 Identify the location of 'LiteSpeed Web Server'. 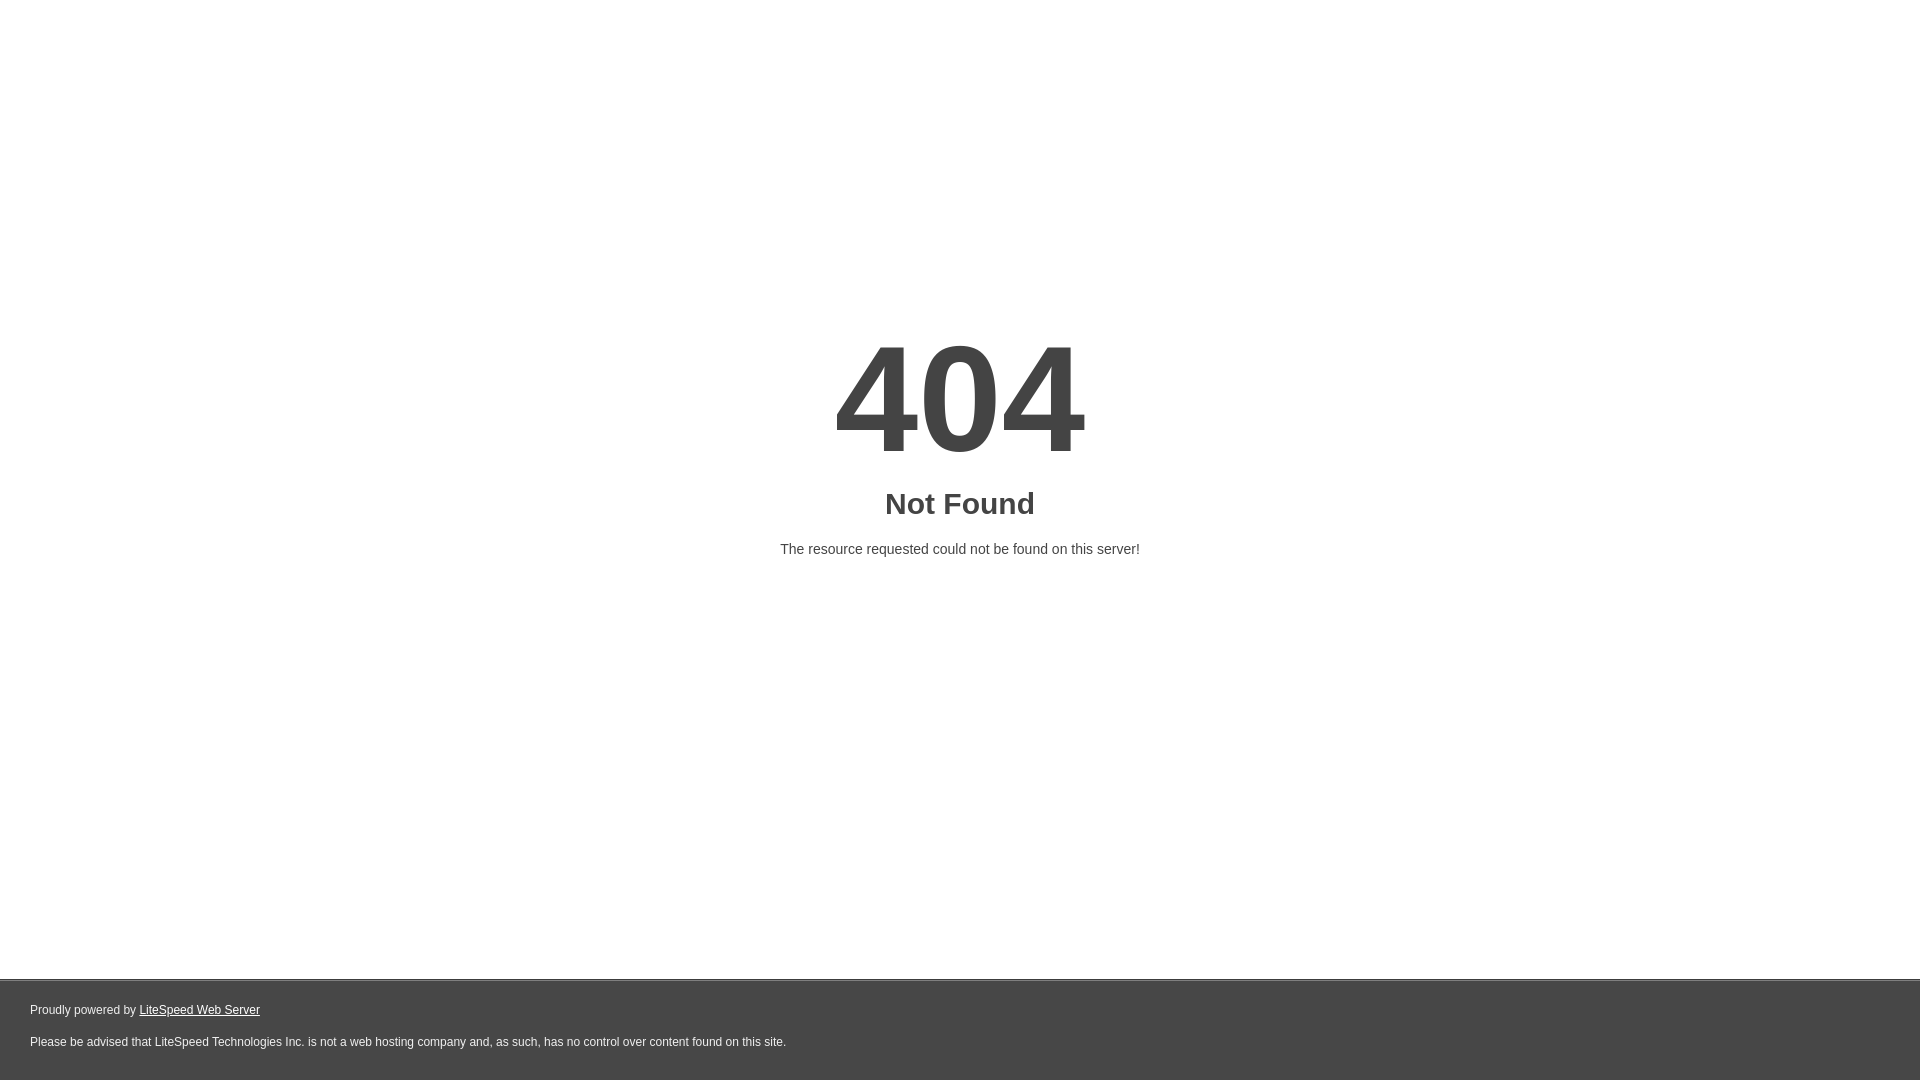
(199, 1010).